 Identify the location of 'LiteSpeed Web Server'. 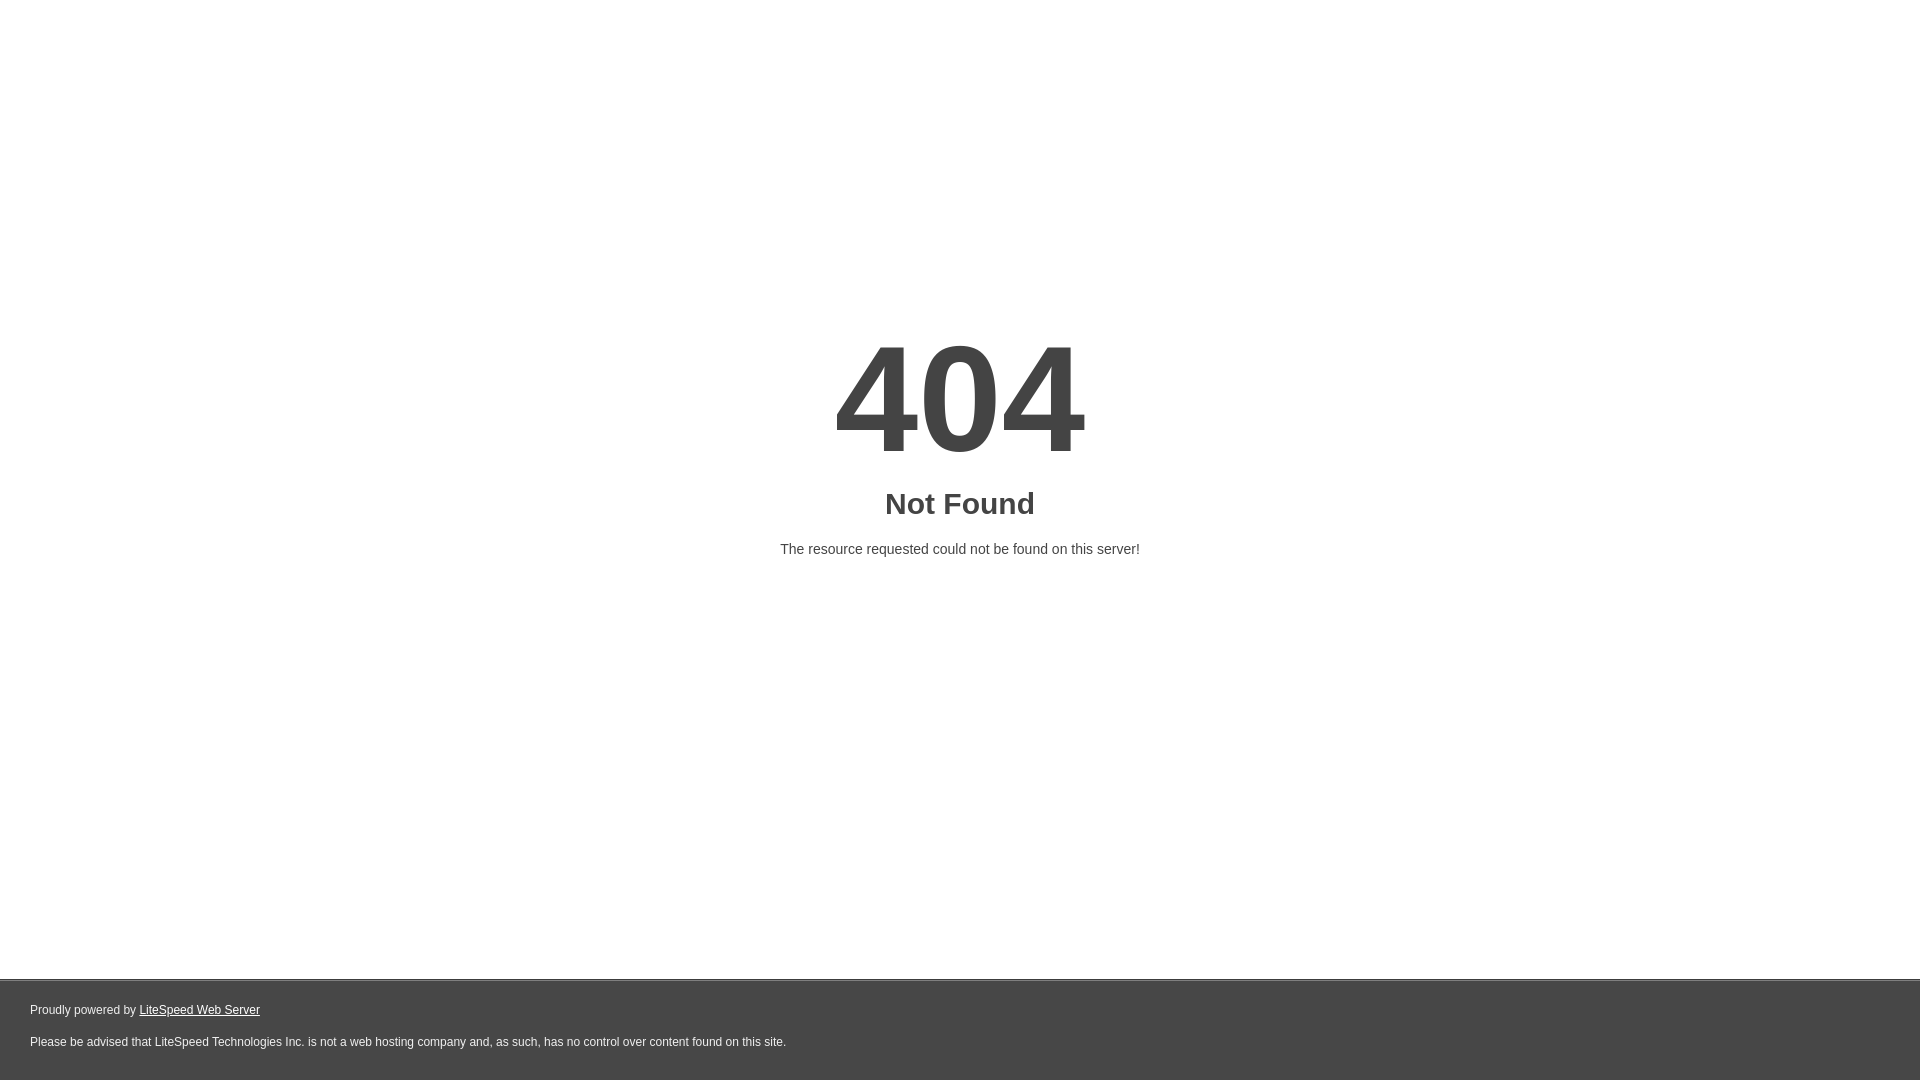
(199, 1010).